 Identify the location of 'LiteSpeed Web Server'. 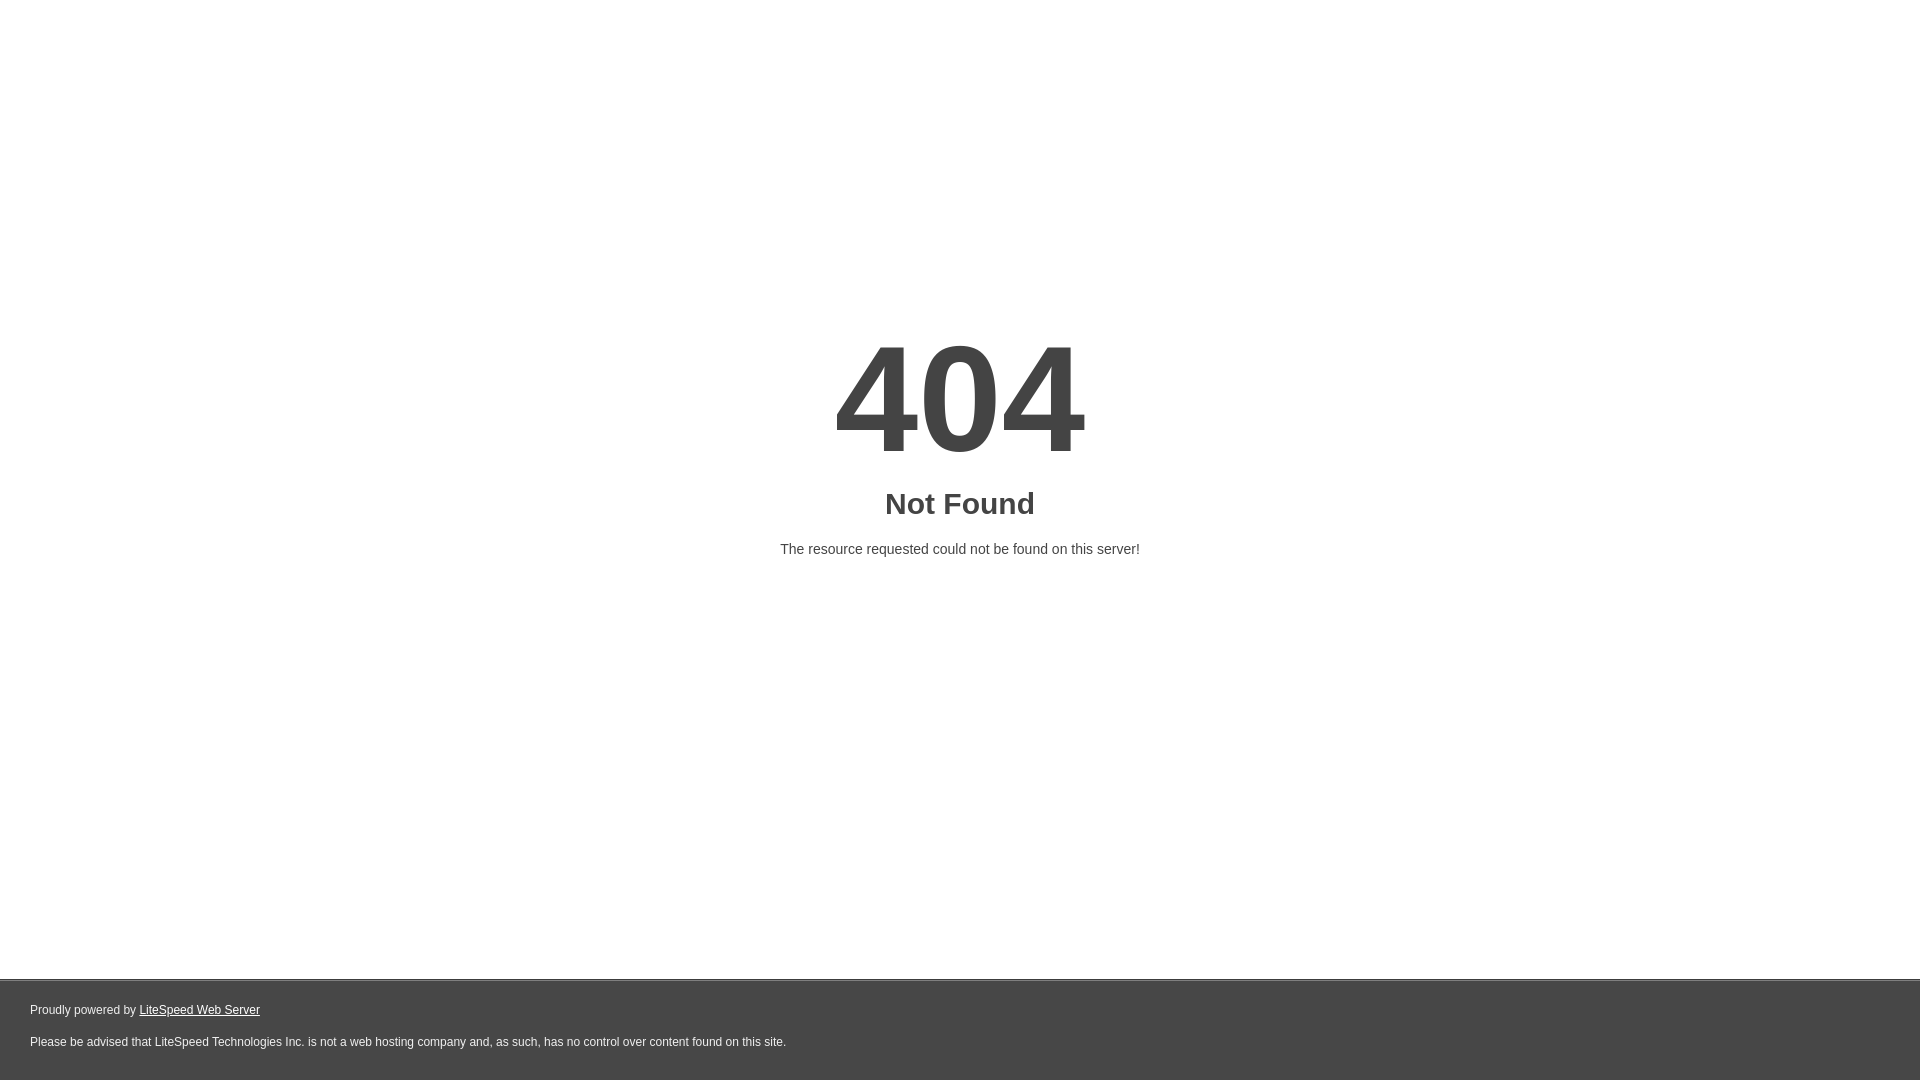
(199, 1010).